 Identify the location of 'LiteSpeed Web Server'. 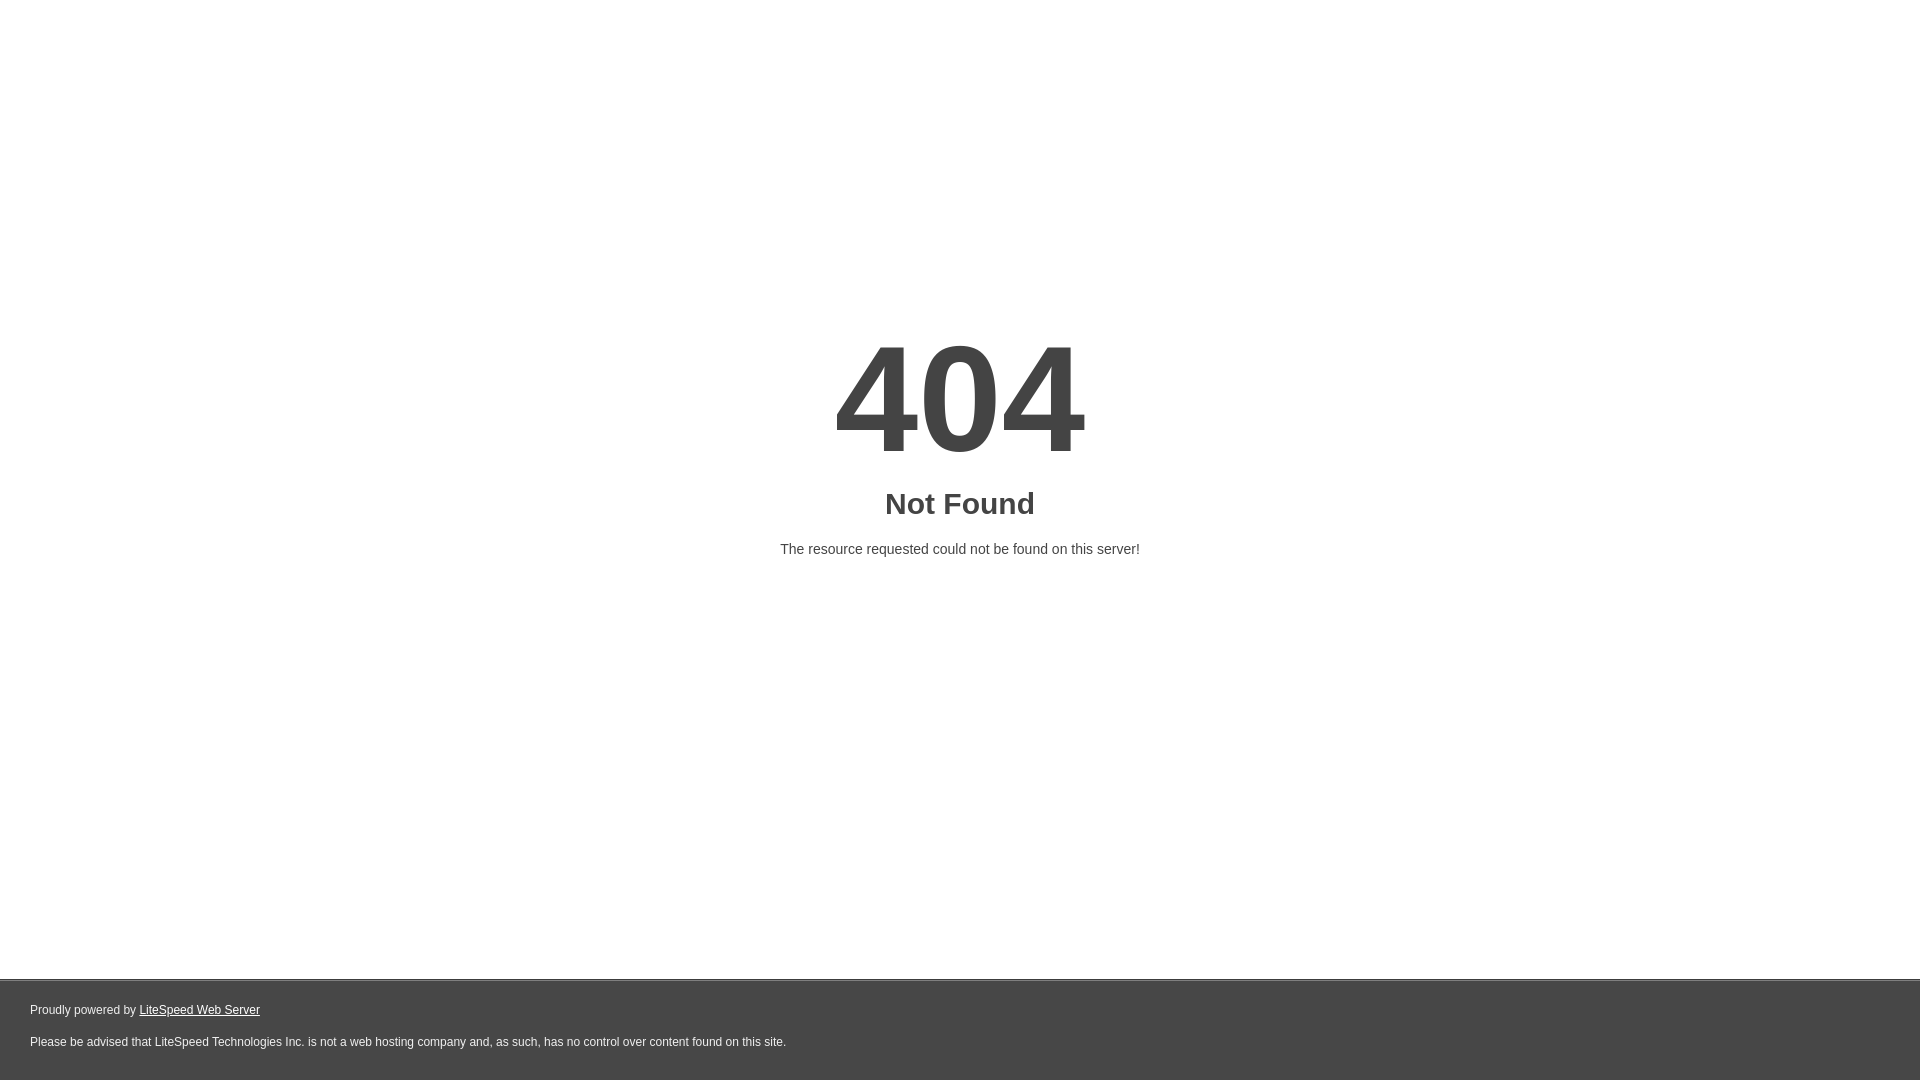
(199, 1010).